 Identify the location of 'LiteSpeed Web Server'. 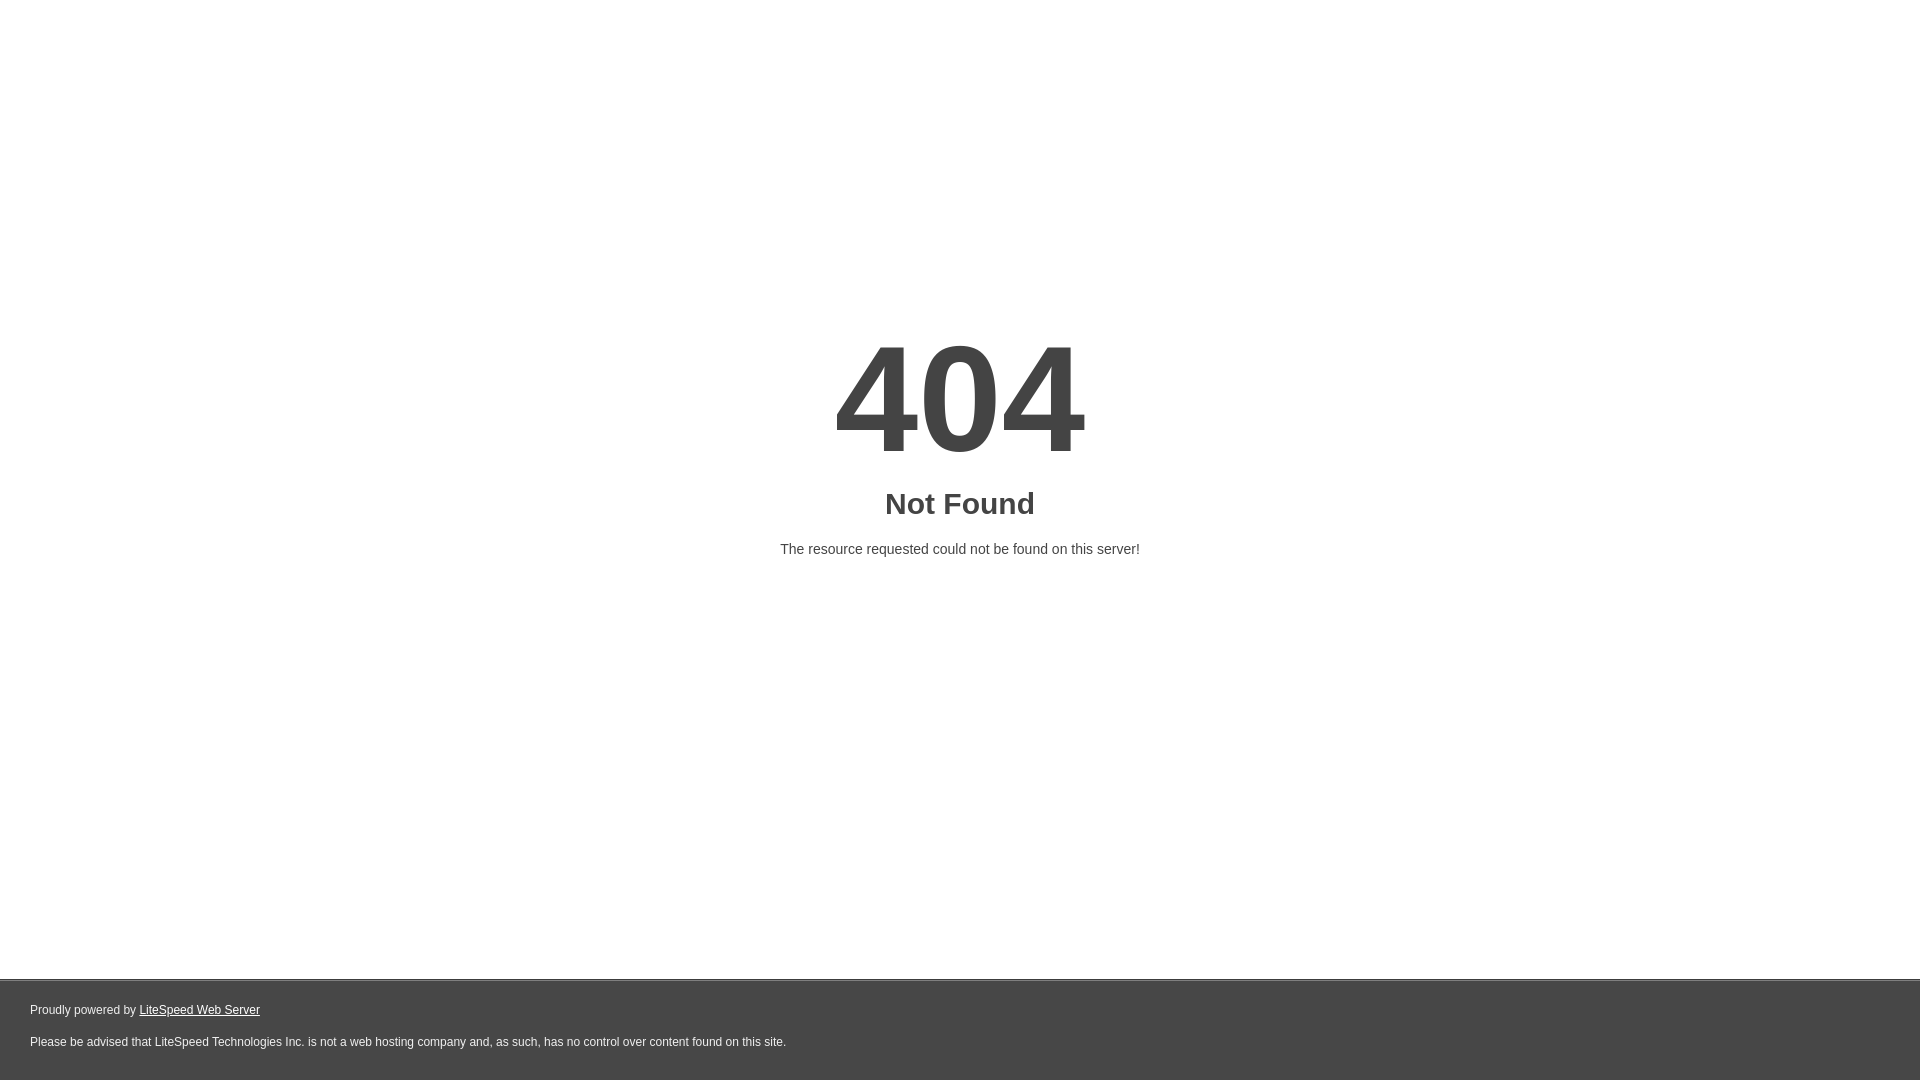
(199, 1010).